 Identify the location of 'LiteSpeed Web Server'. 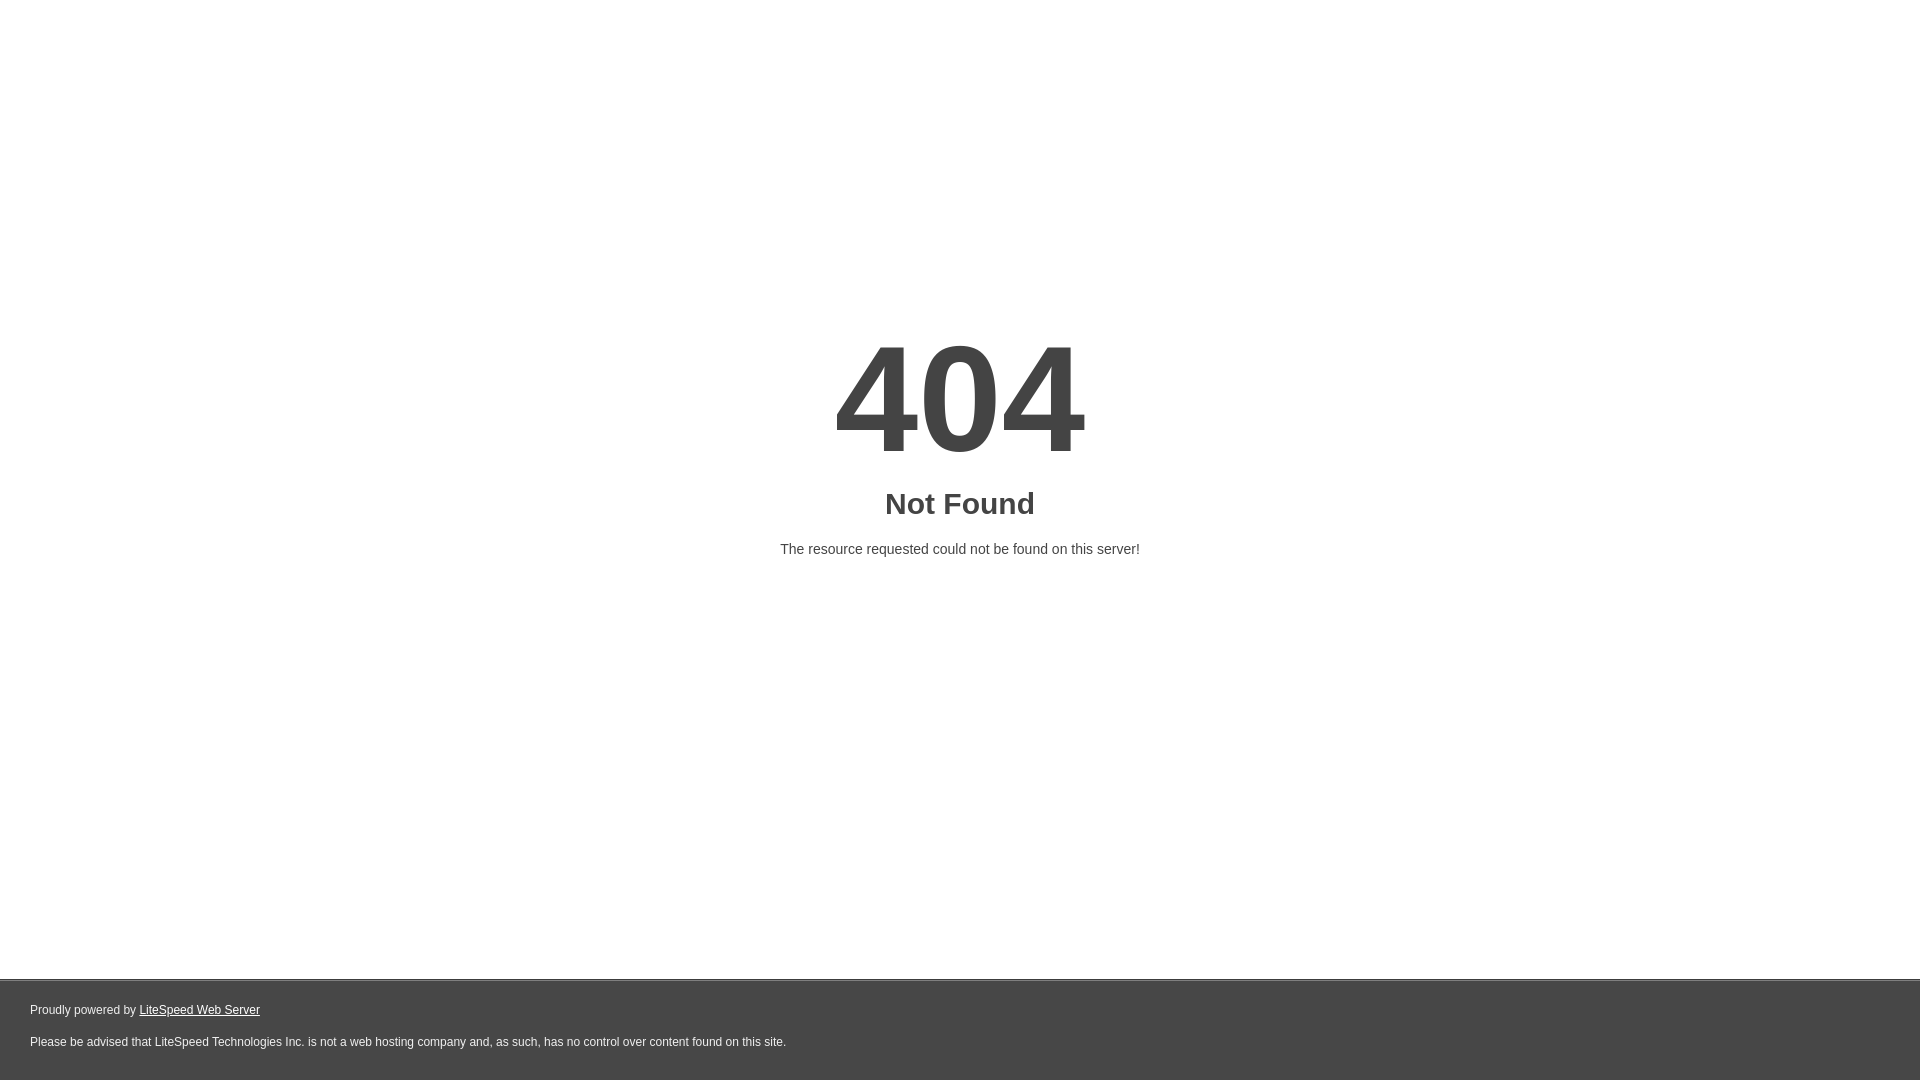
(199, 1010).